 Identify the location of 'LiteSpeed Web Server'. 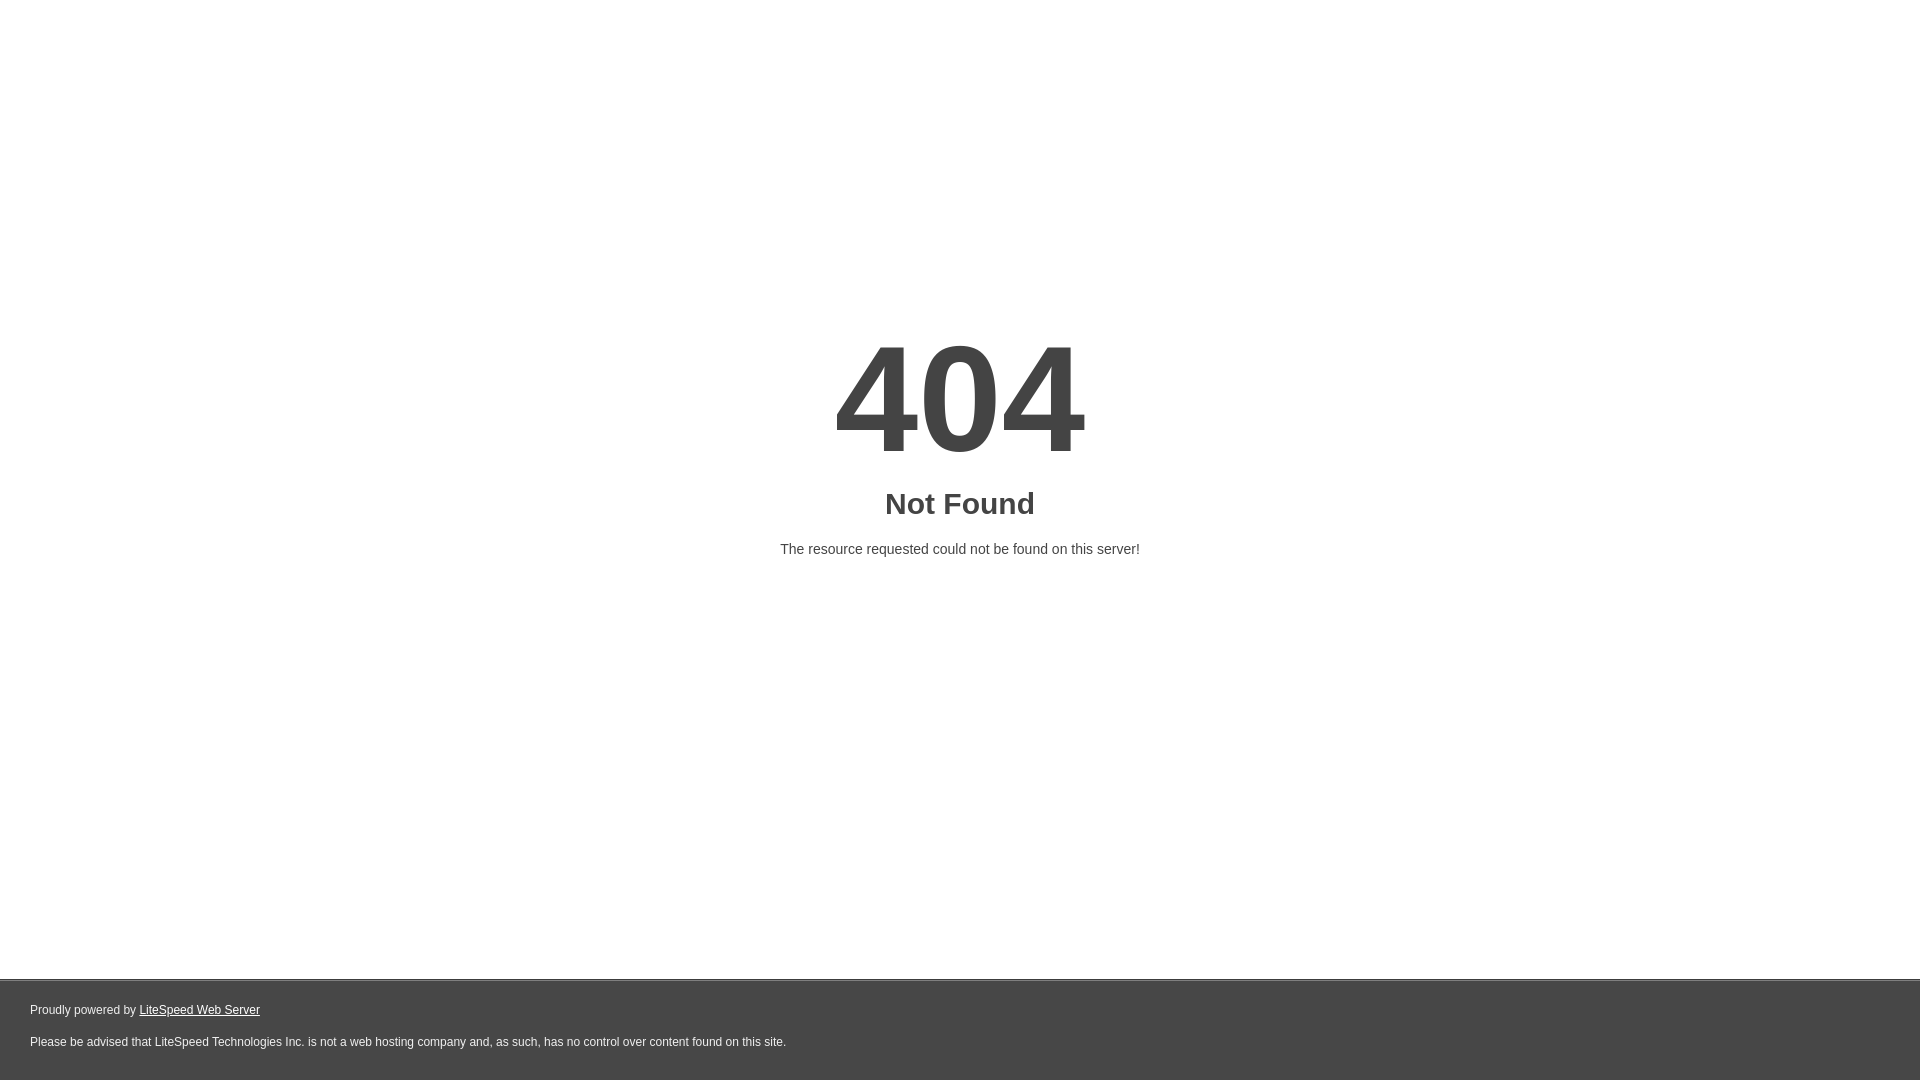
(199, 1010).